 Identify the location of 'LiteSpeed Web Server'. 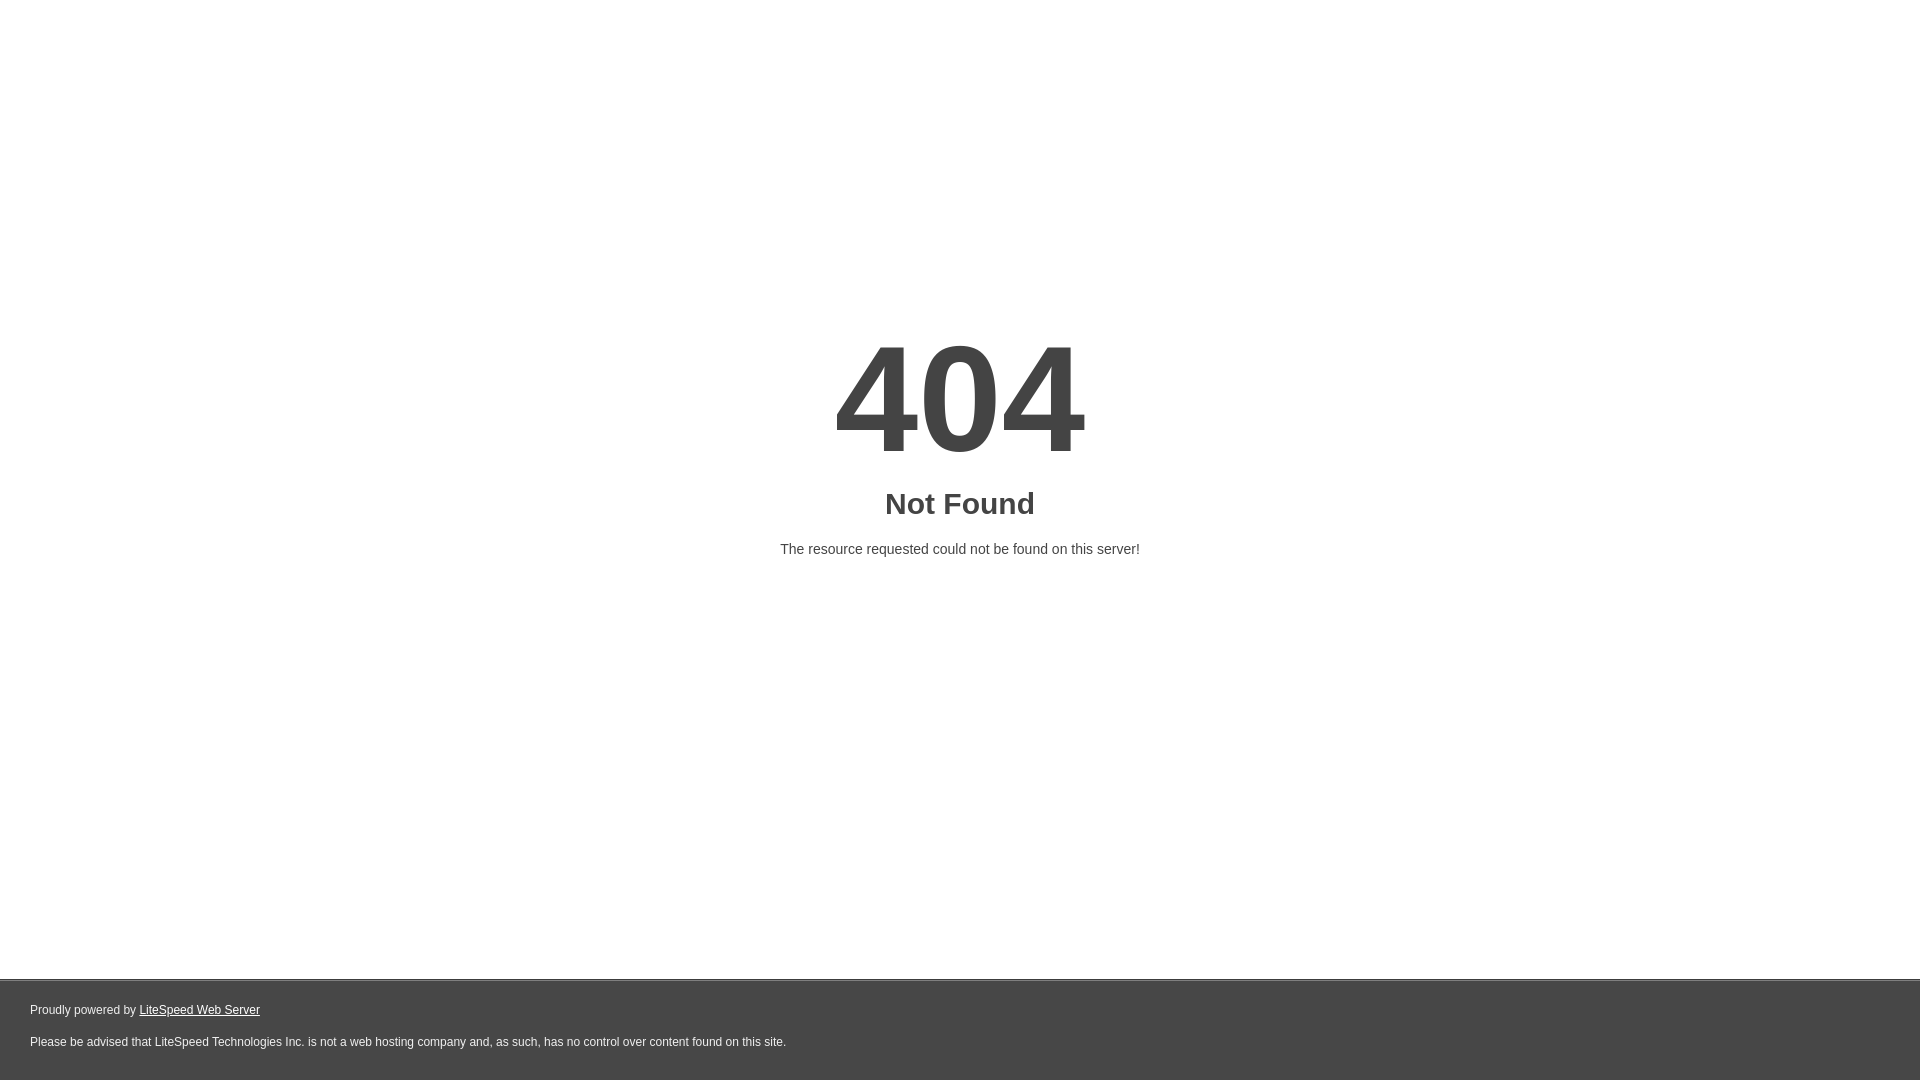
(199, 1010).